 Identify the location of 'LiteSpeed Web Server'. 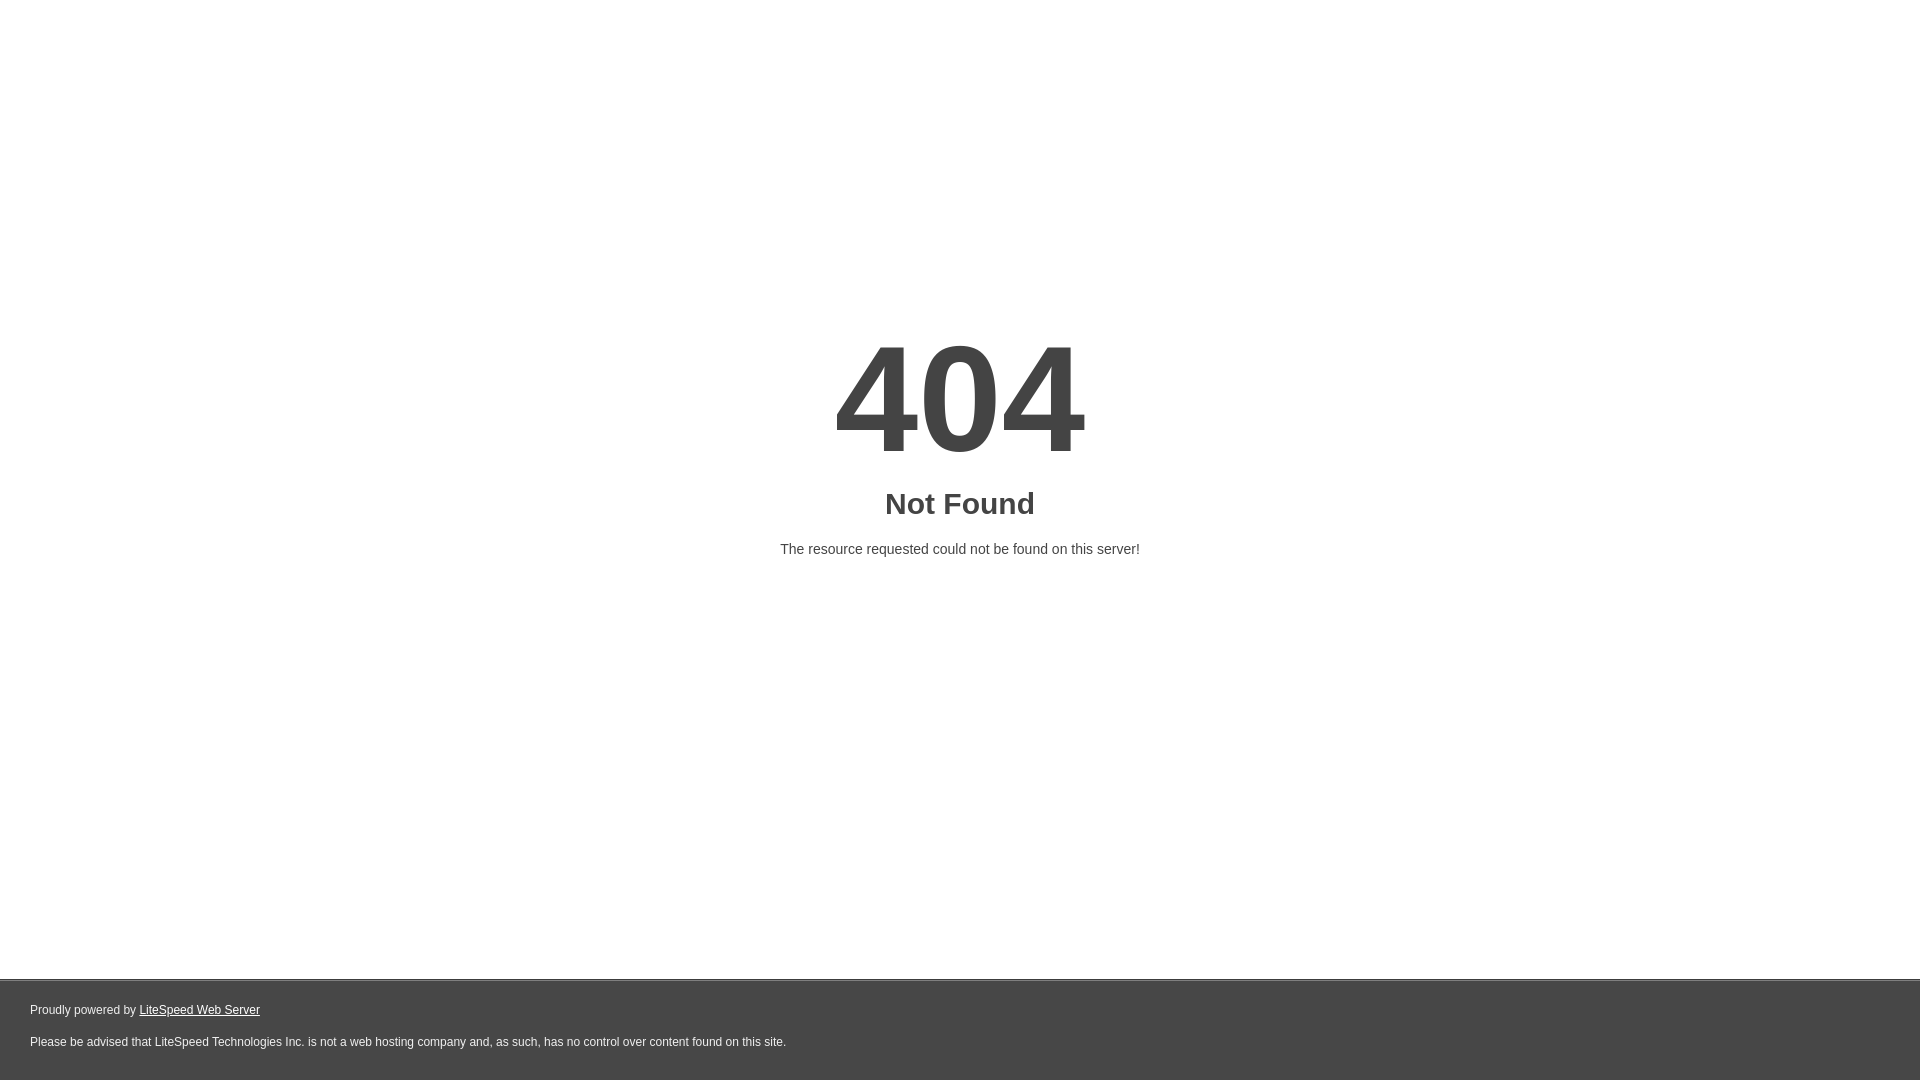
(199, 1010).